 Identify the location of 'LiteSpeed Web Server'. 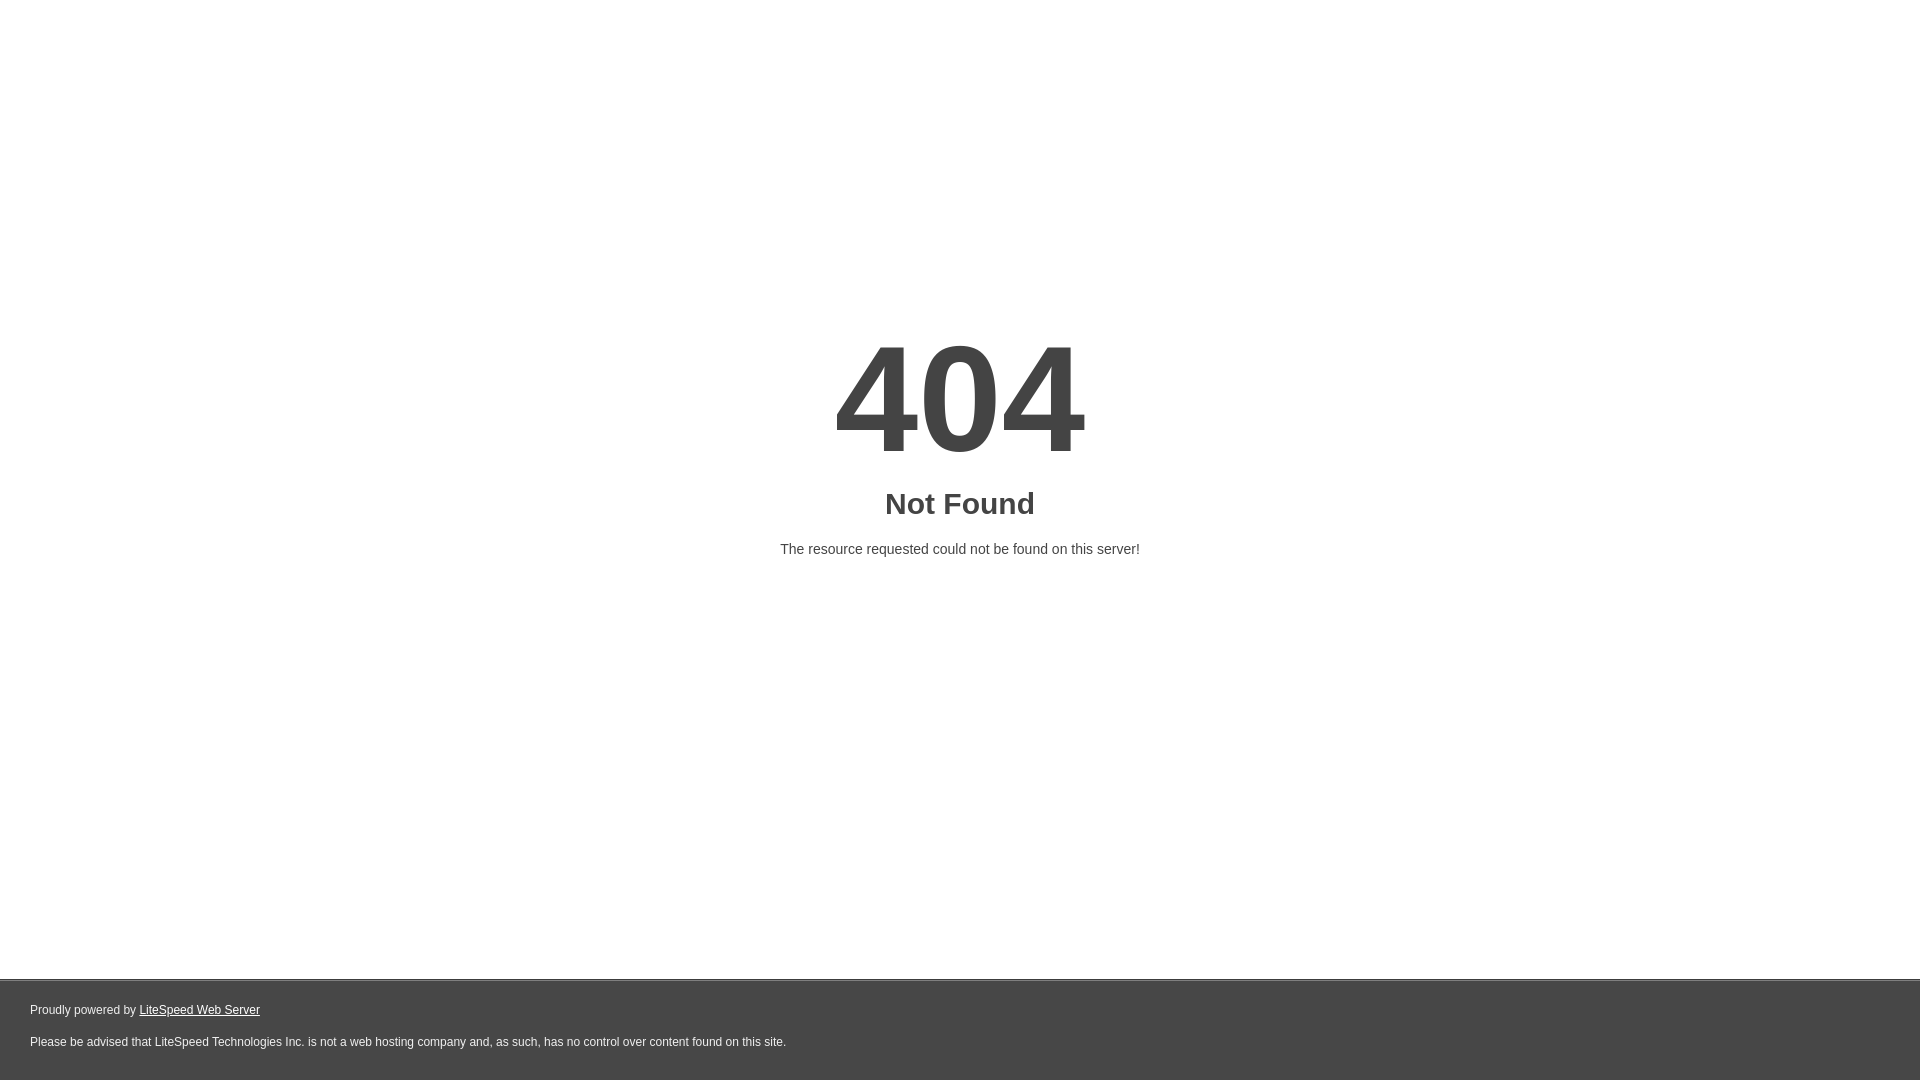
(199, 1010).